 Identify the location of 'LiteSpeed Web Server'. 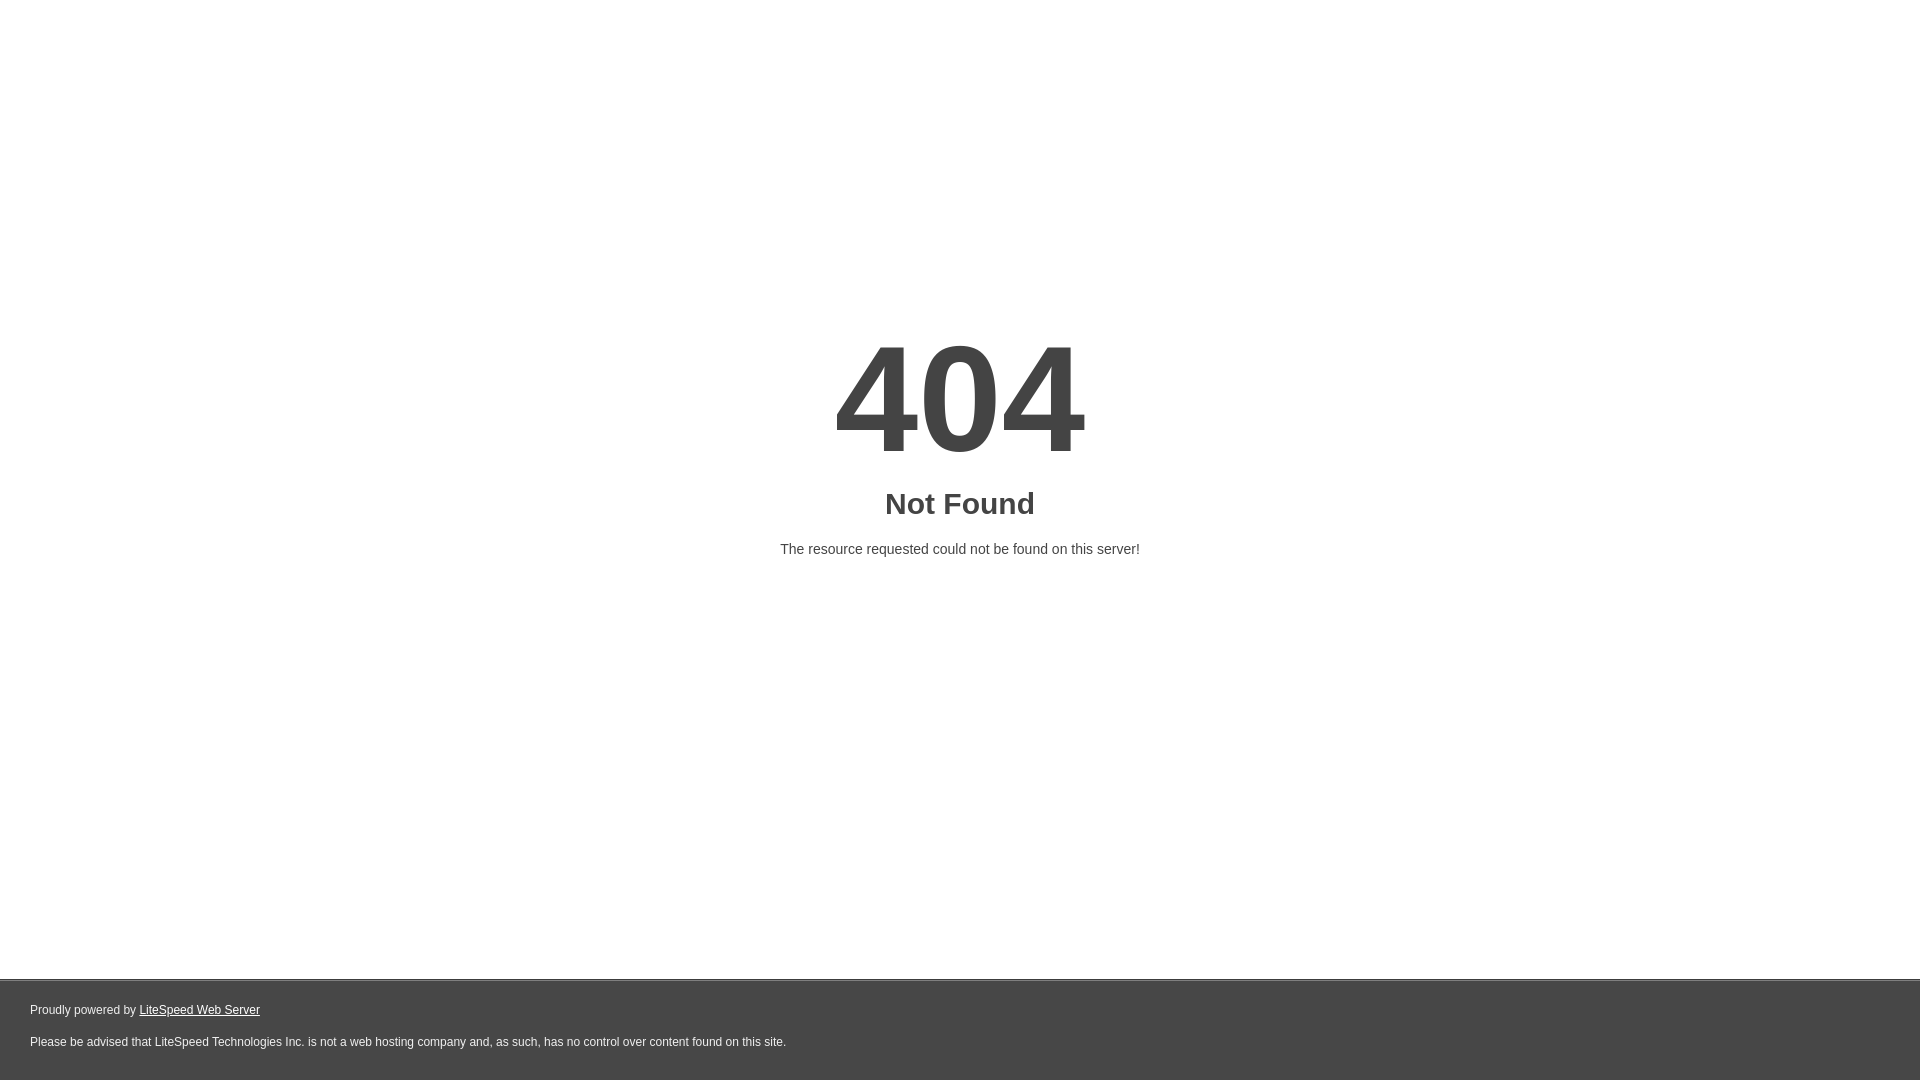
(199, 1010).